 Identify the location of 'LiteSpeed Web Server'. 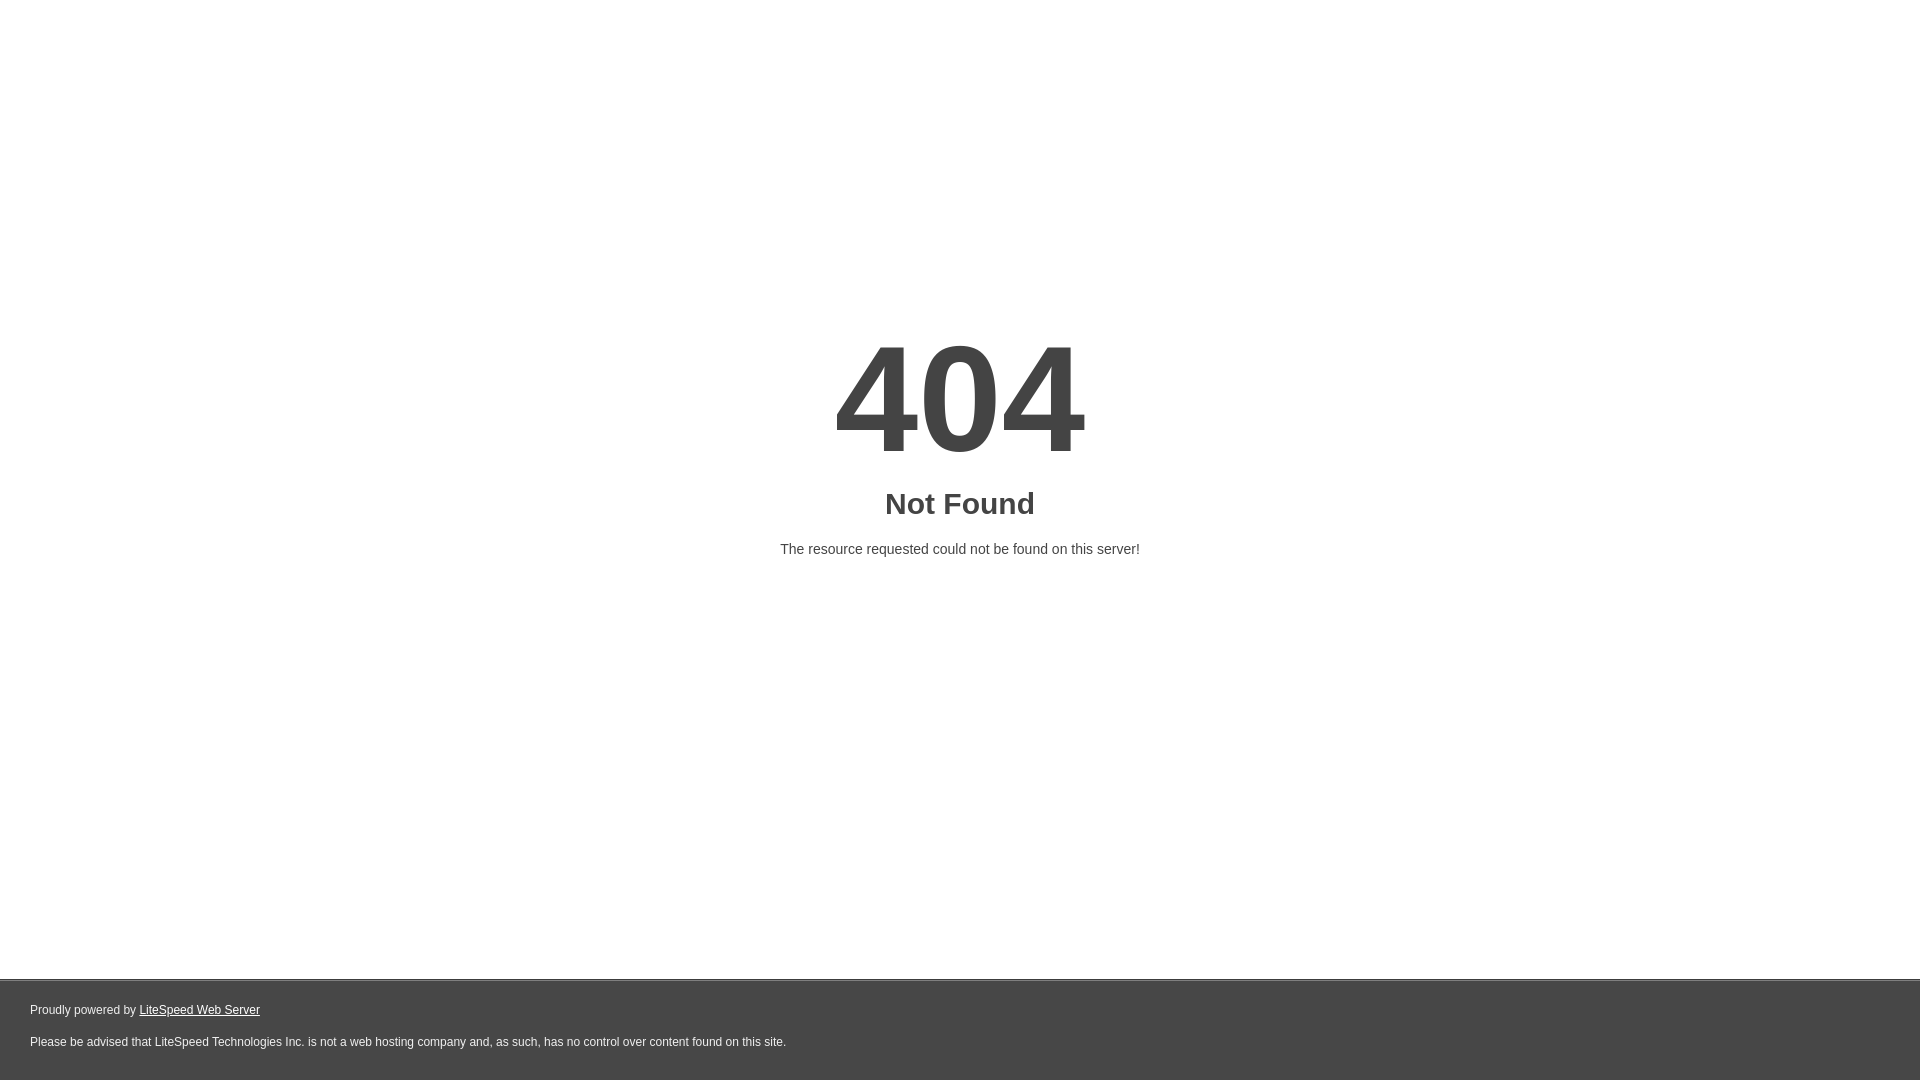
(199, 1010).